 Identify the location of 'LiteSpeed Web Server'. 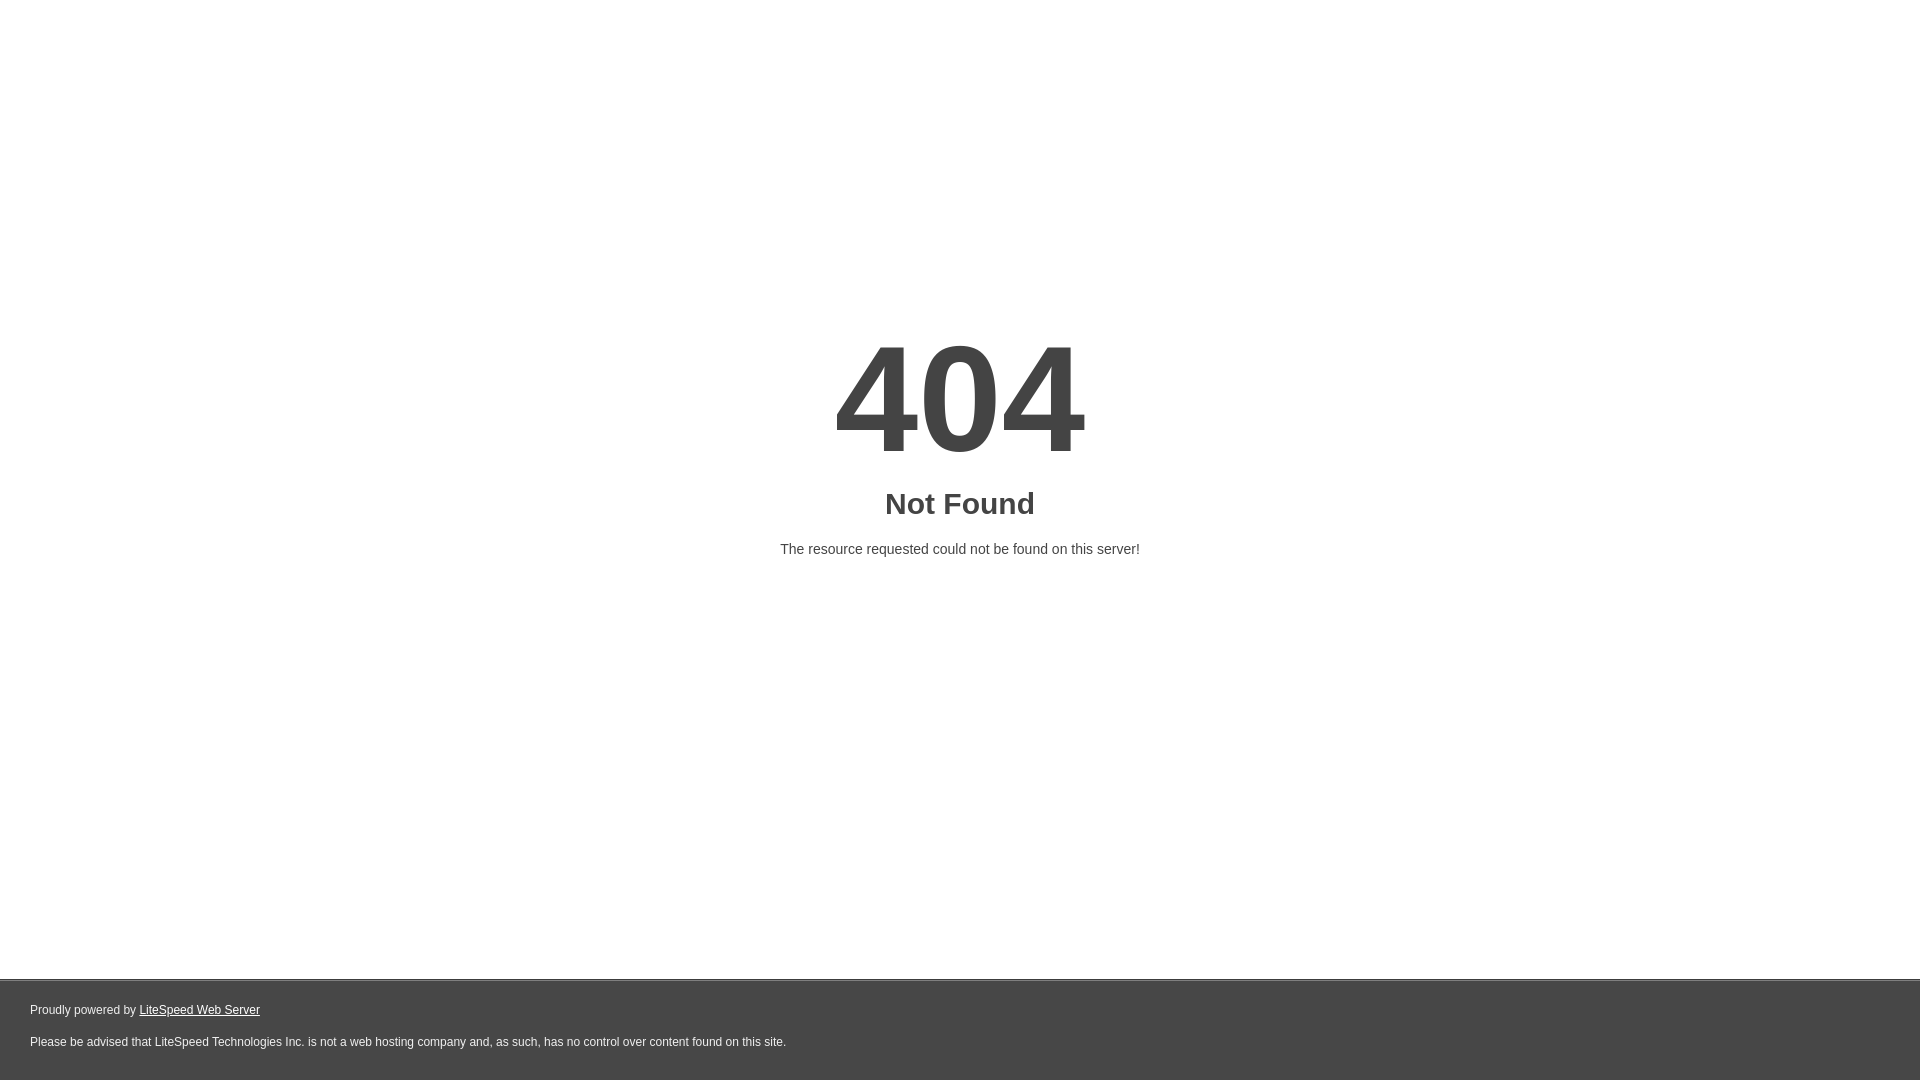
(199, 1010).